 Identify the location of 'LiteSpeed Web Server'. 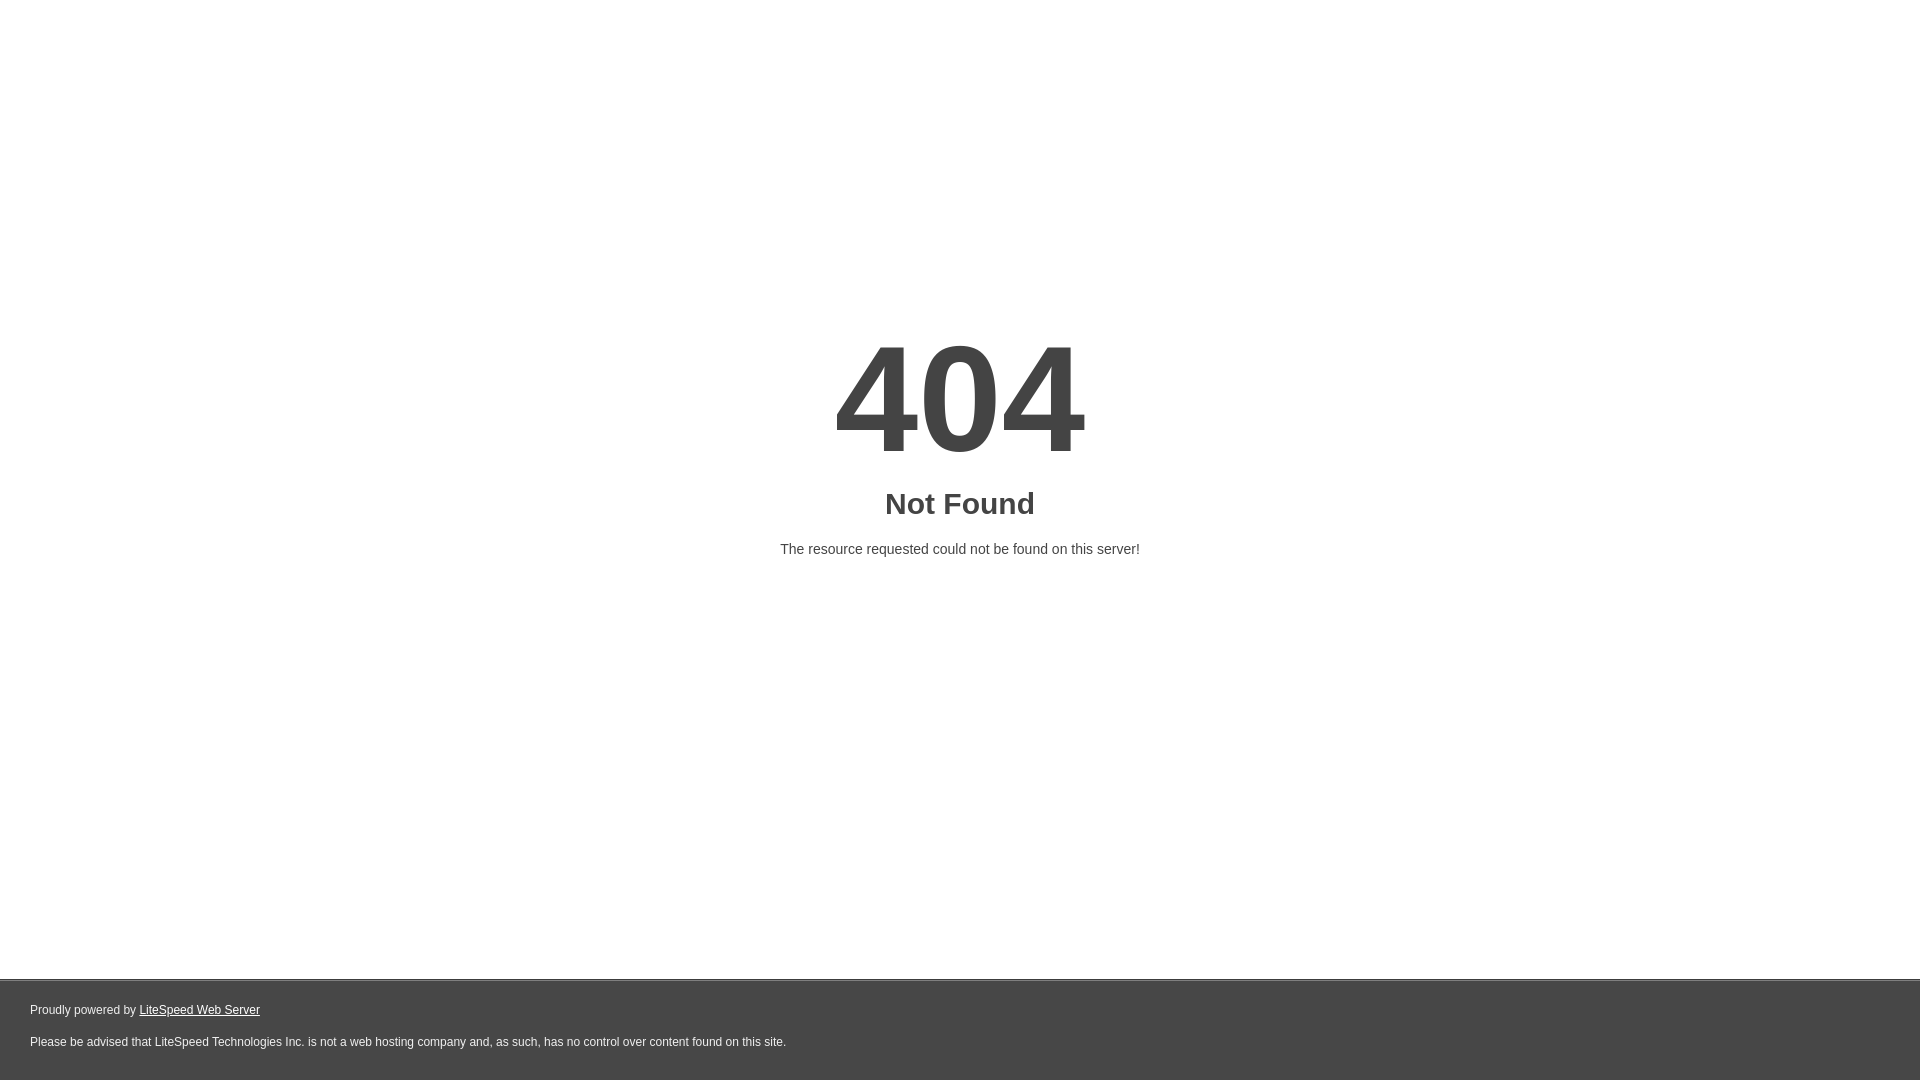
(199, 1010).